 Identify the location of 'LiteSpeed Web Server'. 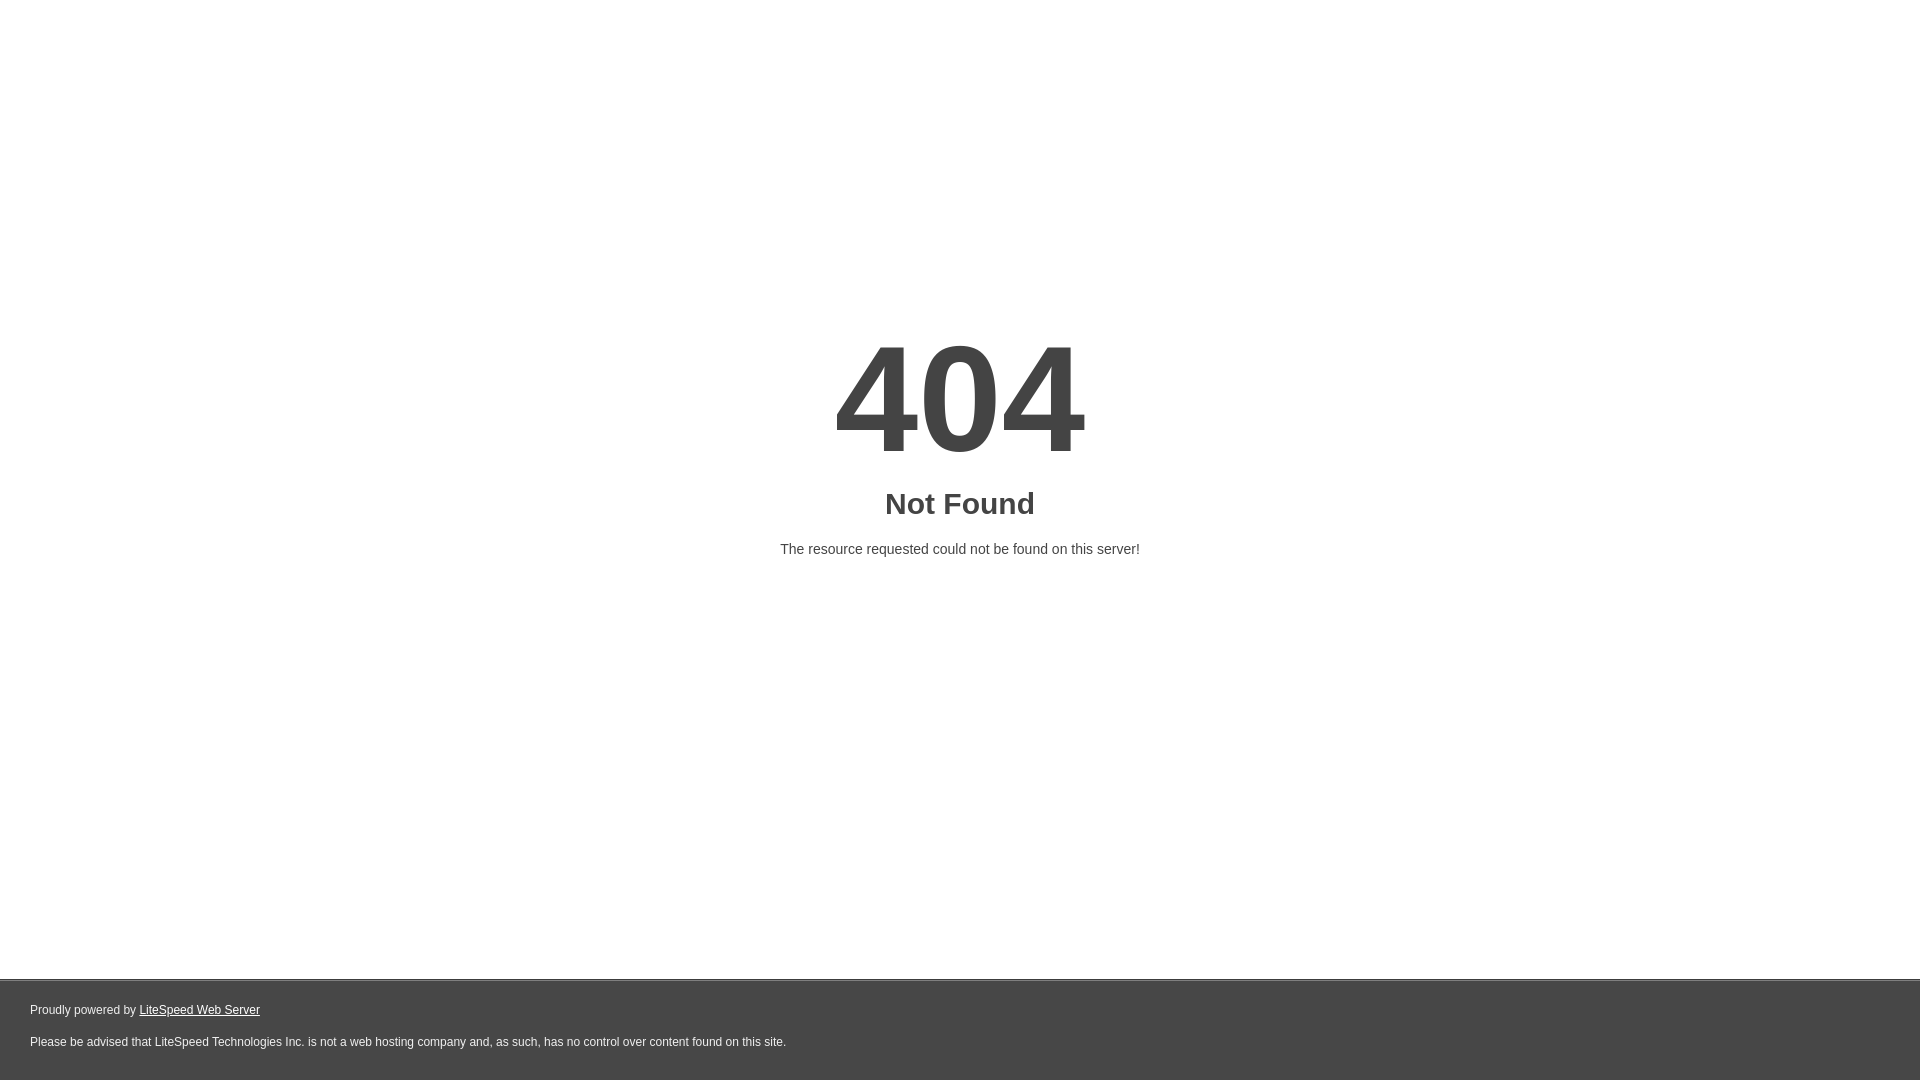
(199, 1010).